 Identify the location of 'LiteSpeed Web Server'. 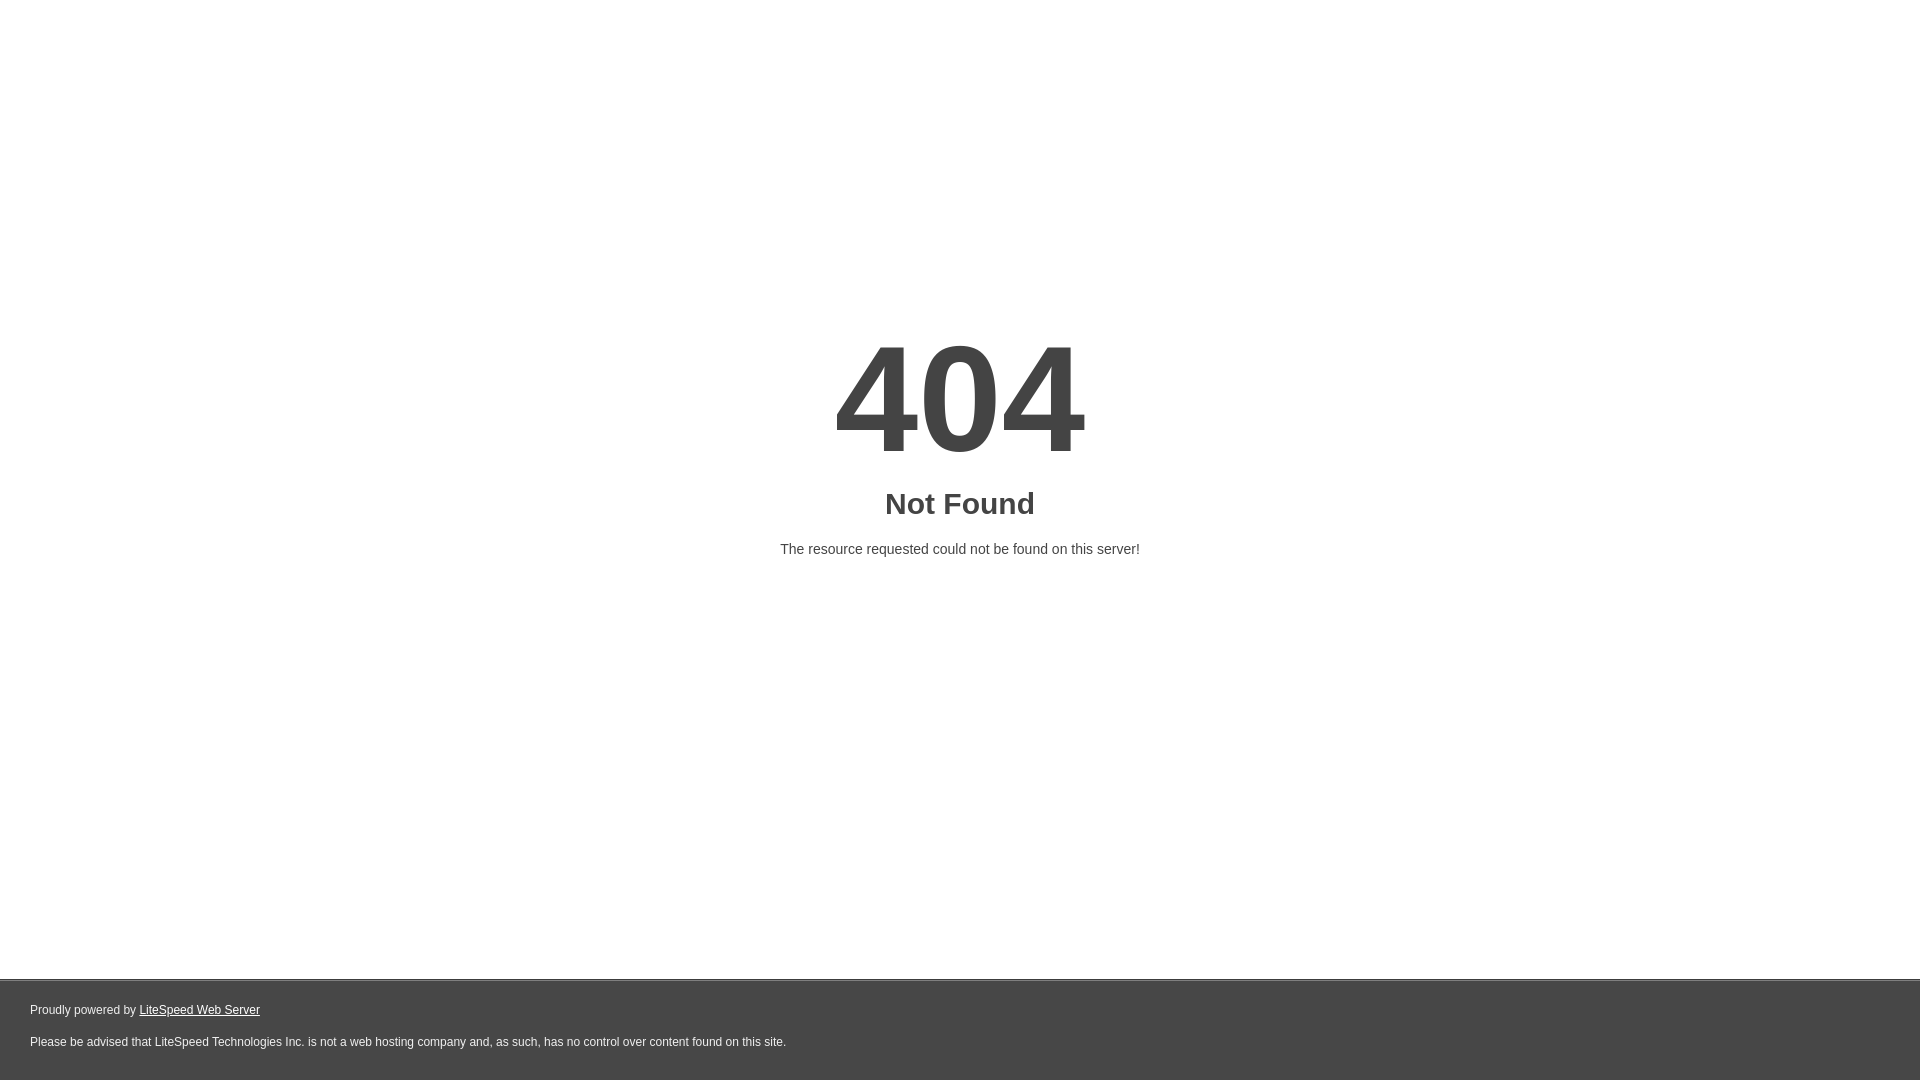
(199, 1010).